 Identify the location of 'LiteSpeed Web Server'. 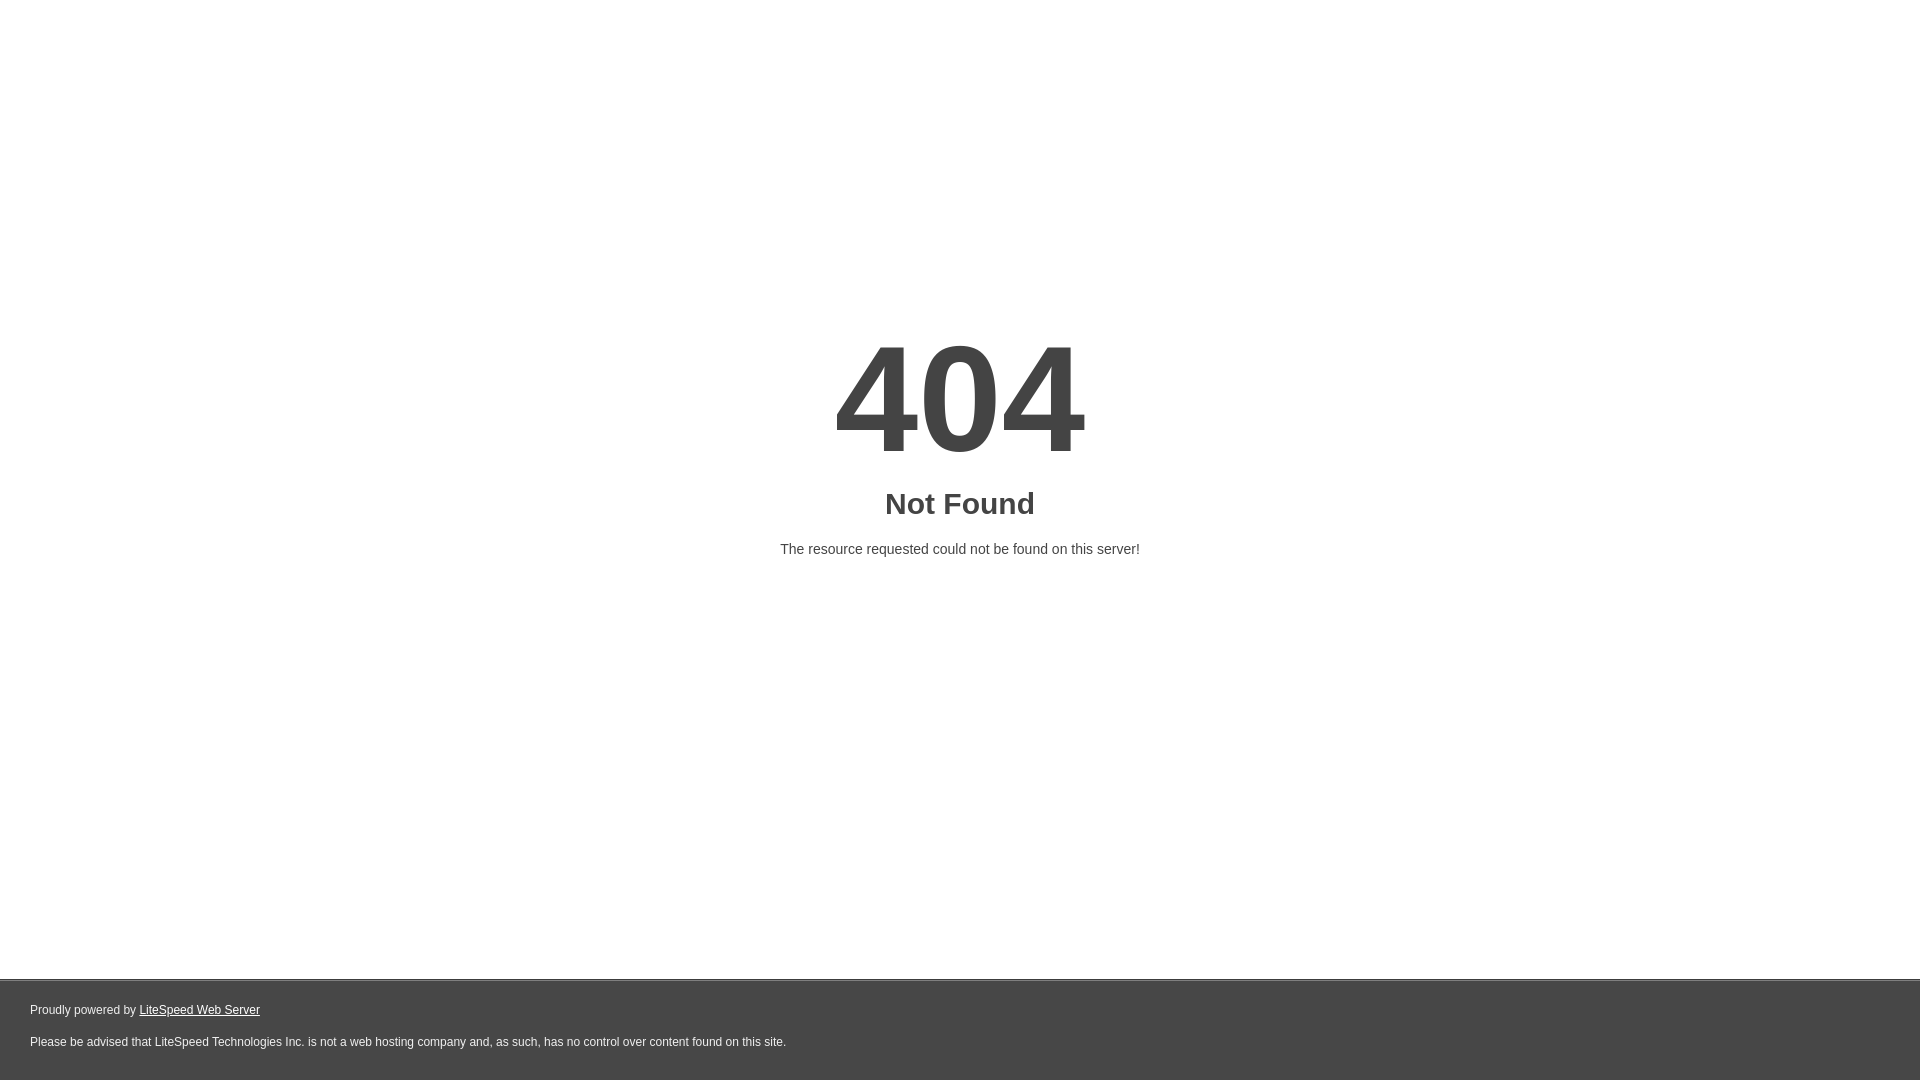
(199, 1010).